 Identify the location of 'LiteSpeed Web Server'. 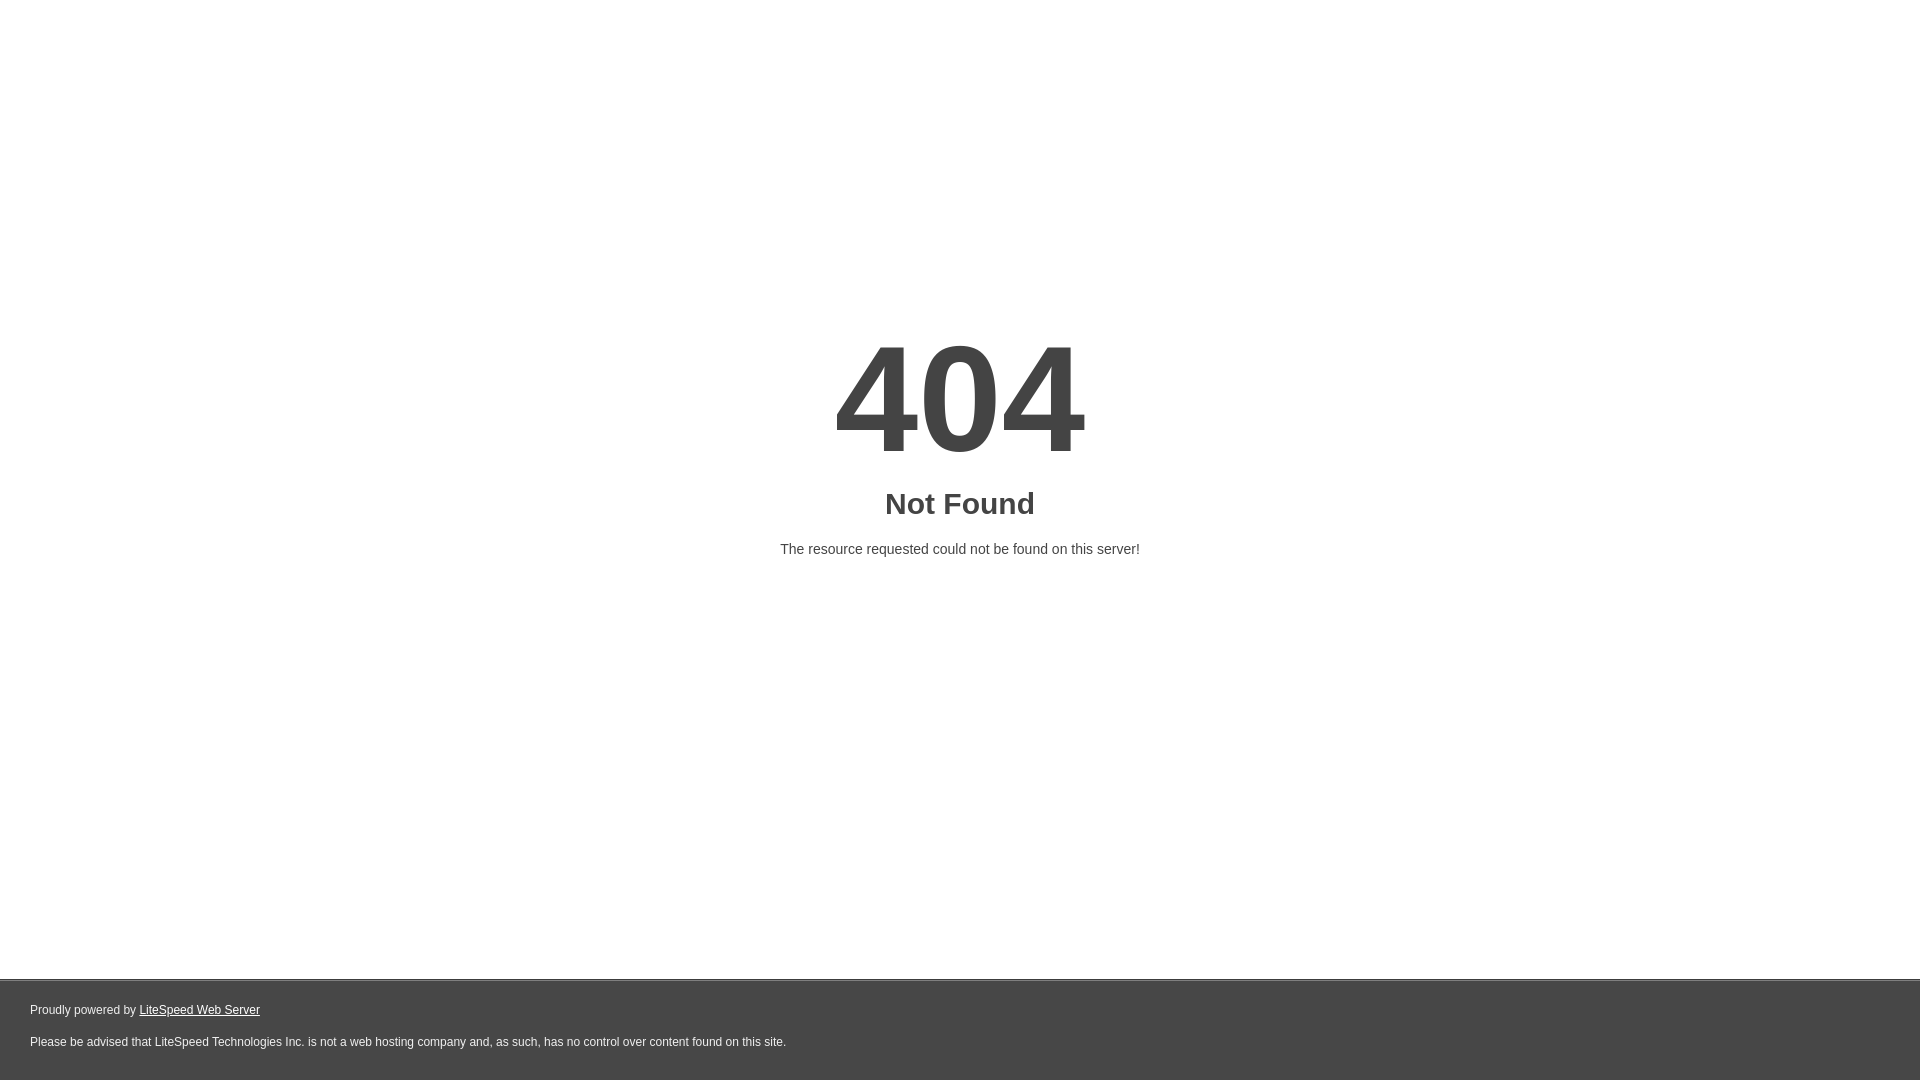
(199, 1010).